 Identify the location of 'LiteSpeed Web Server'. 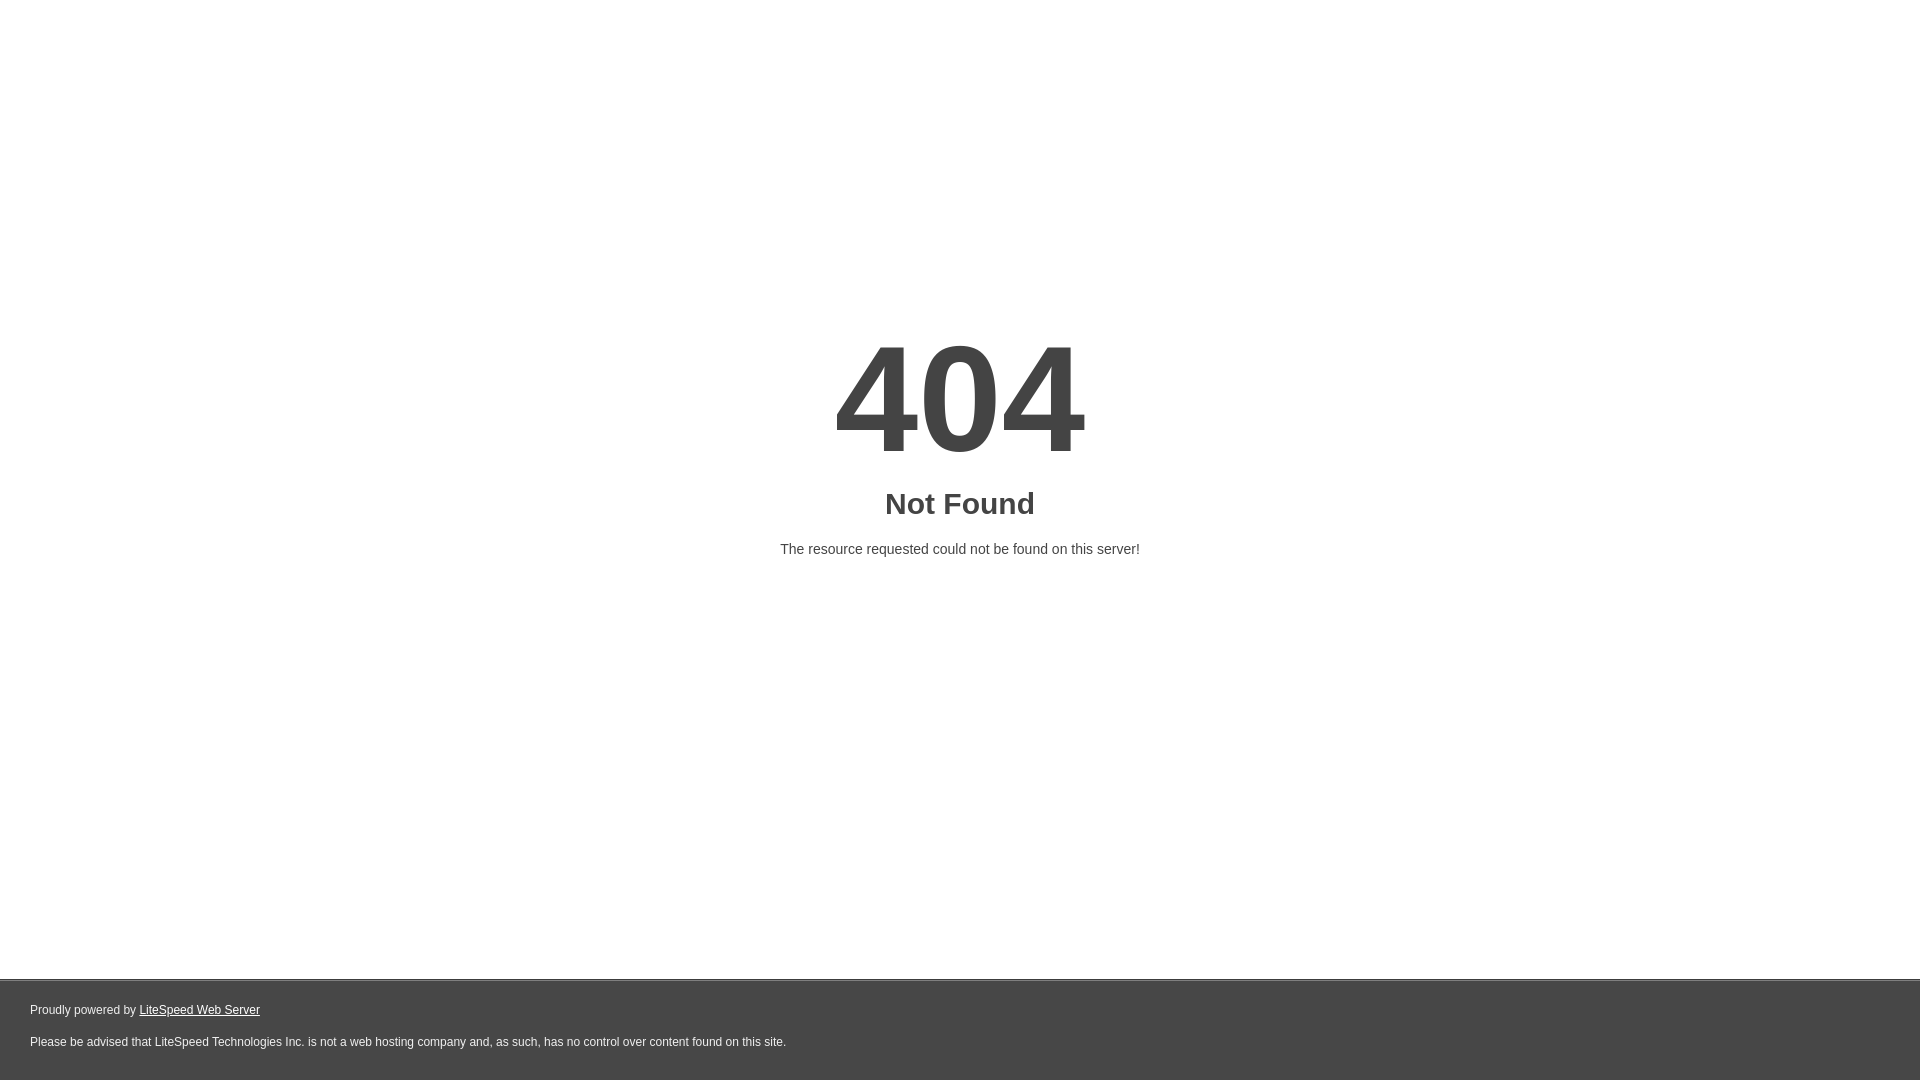
(199, 1010).